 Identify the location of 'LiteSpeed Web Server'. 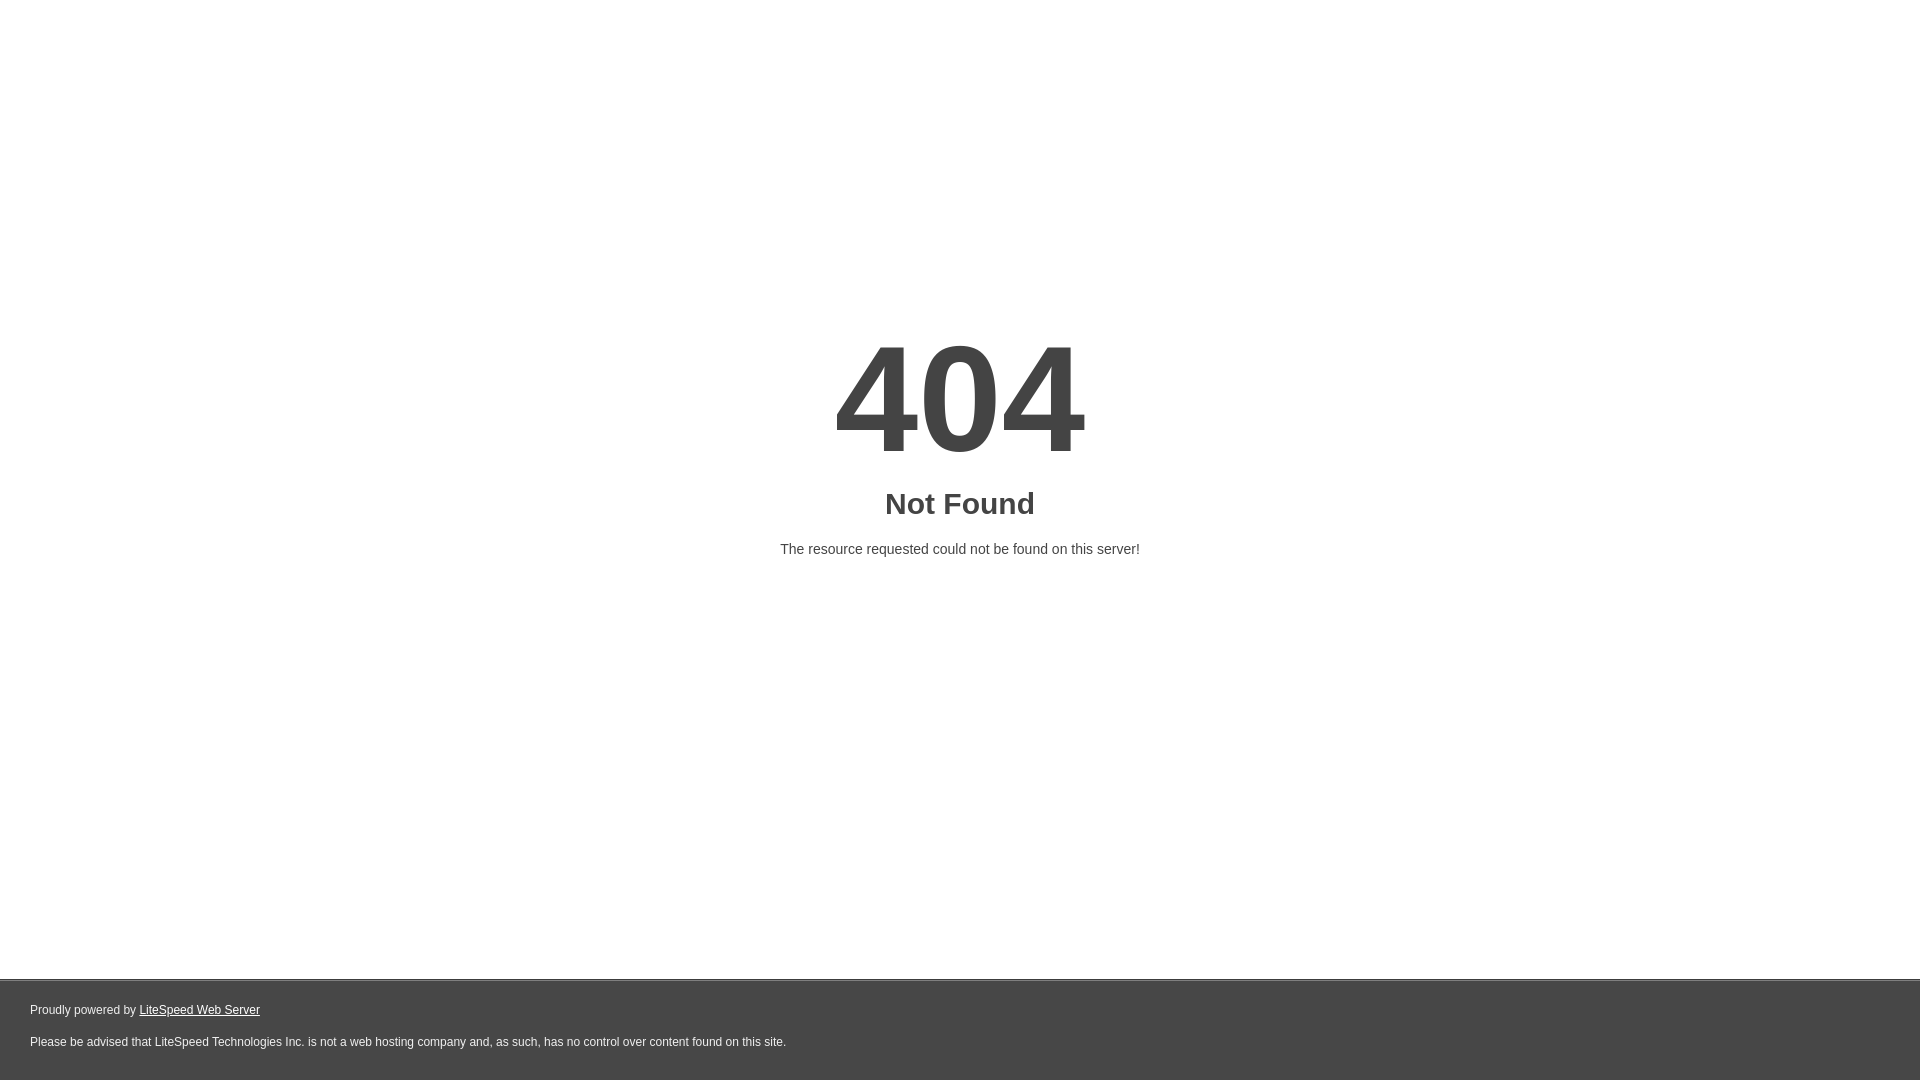
(199, 1010).